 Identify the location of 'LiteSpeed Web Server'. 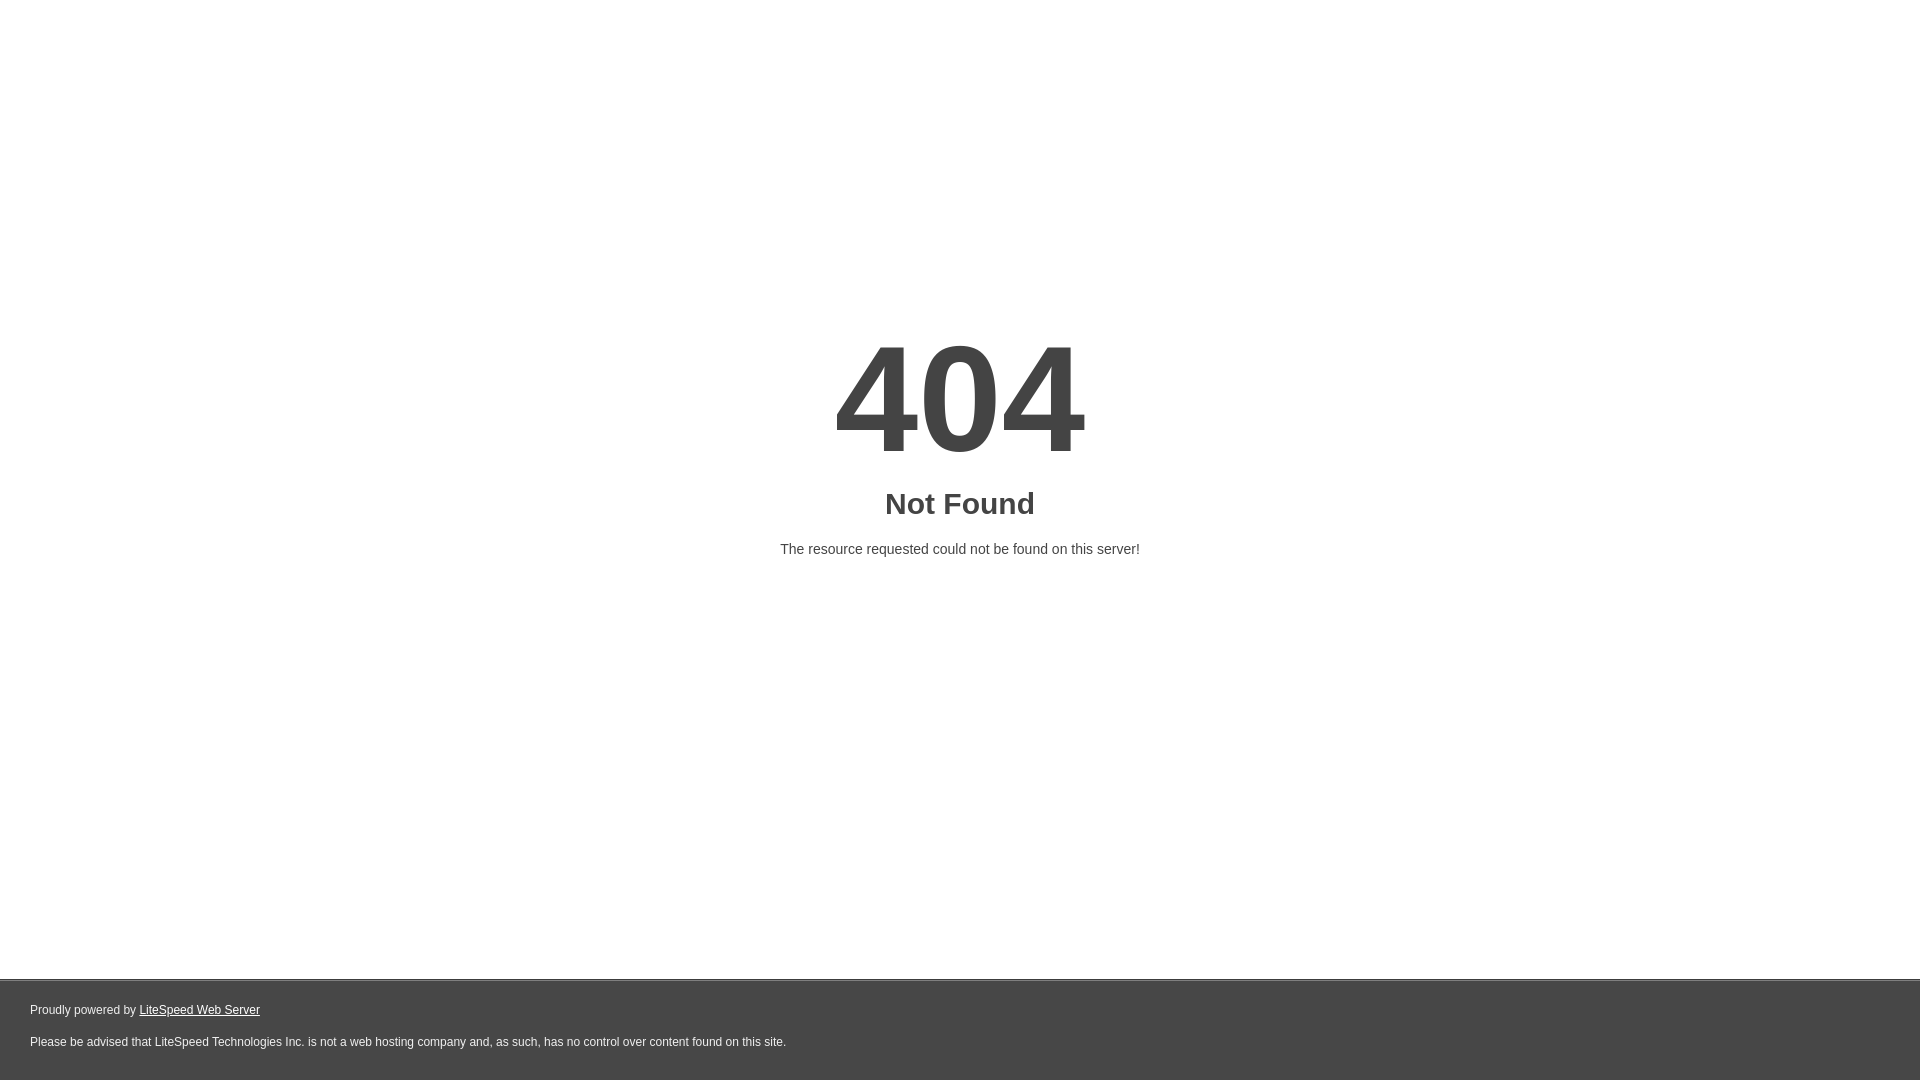
(199, 1010).